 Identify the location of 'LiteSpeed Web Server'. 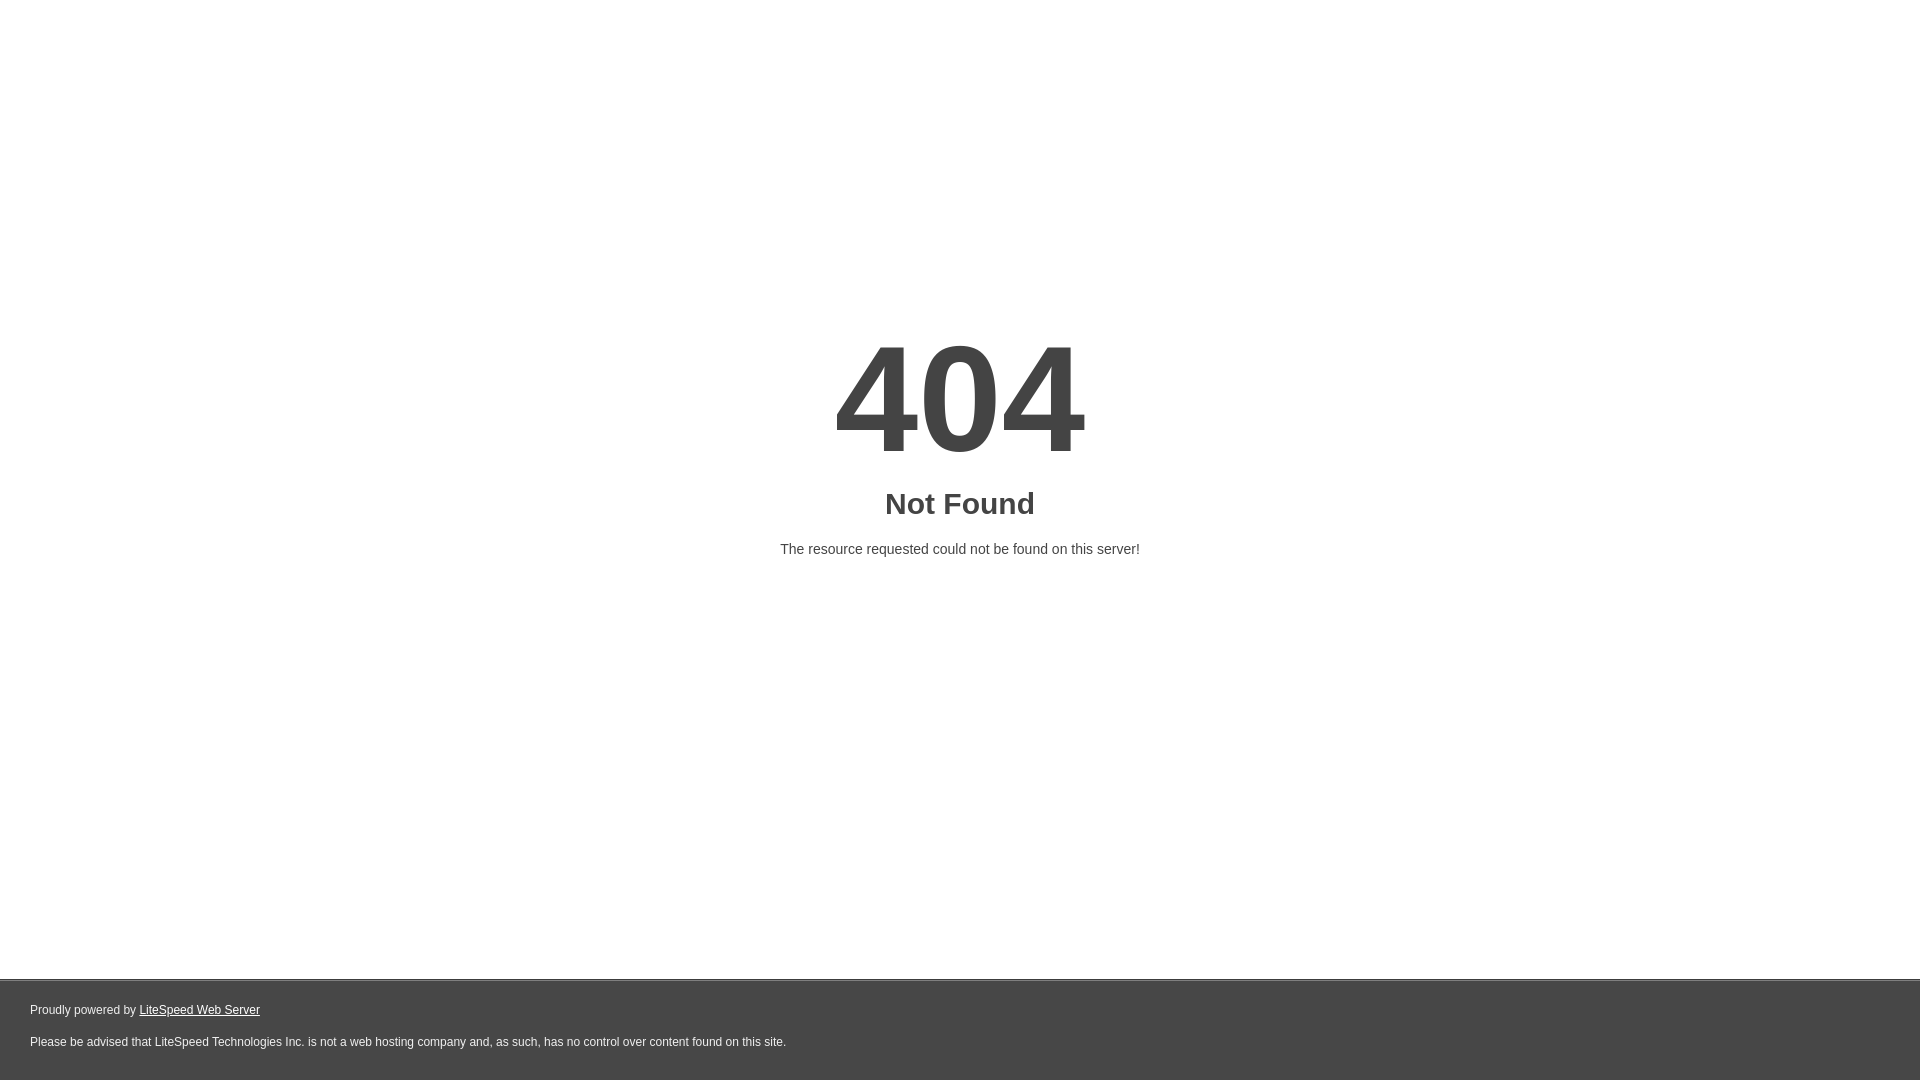
(199, 1010).